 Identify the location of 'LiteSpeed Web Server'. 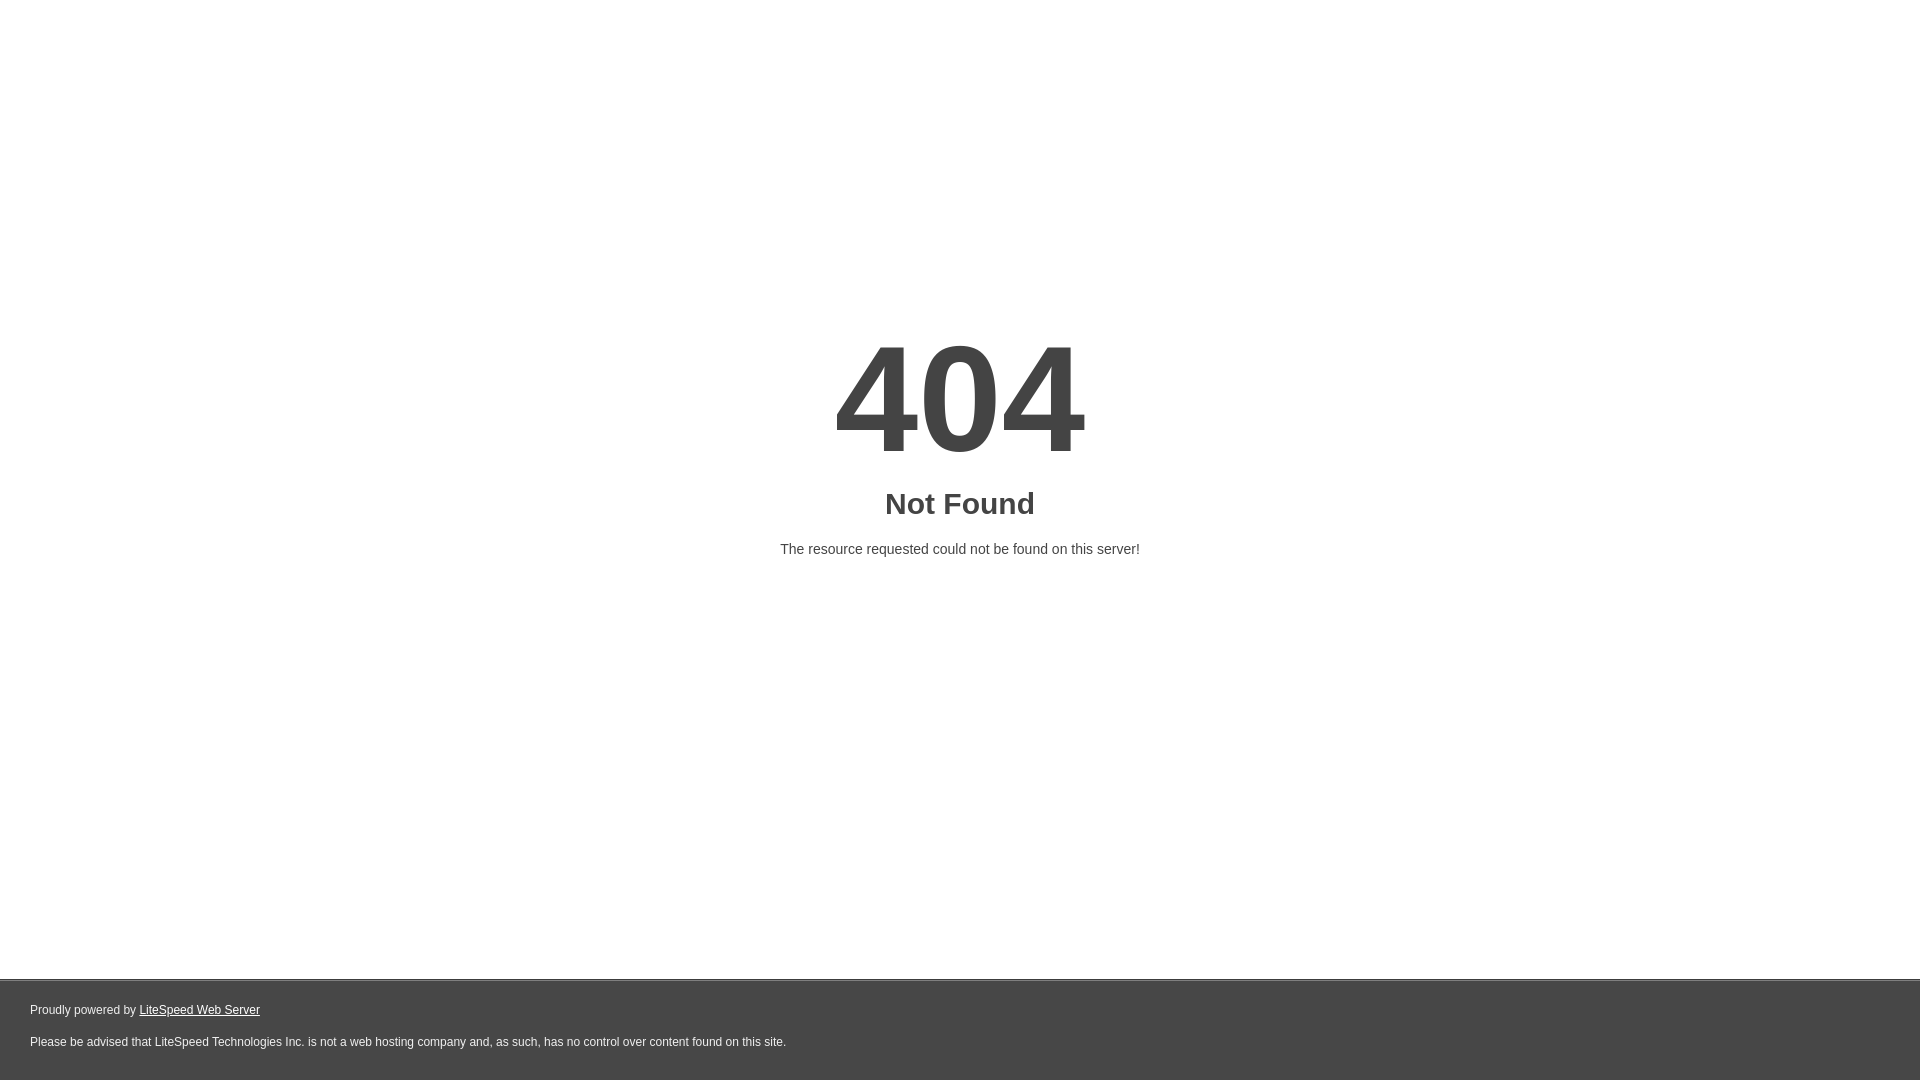
(199, 1010).